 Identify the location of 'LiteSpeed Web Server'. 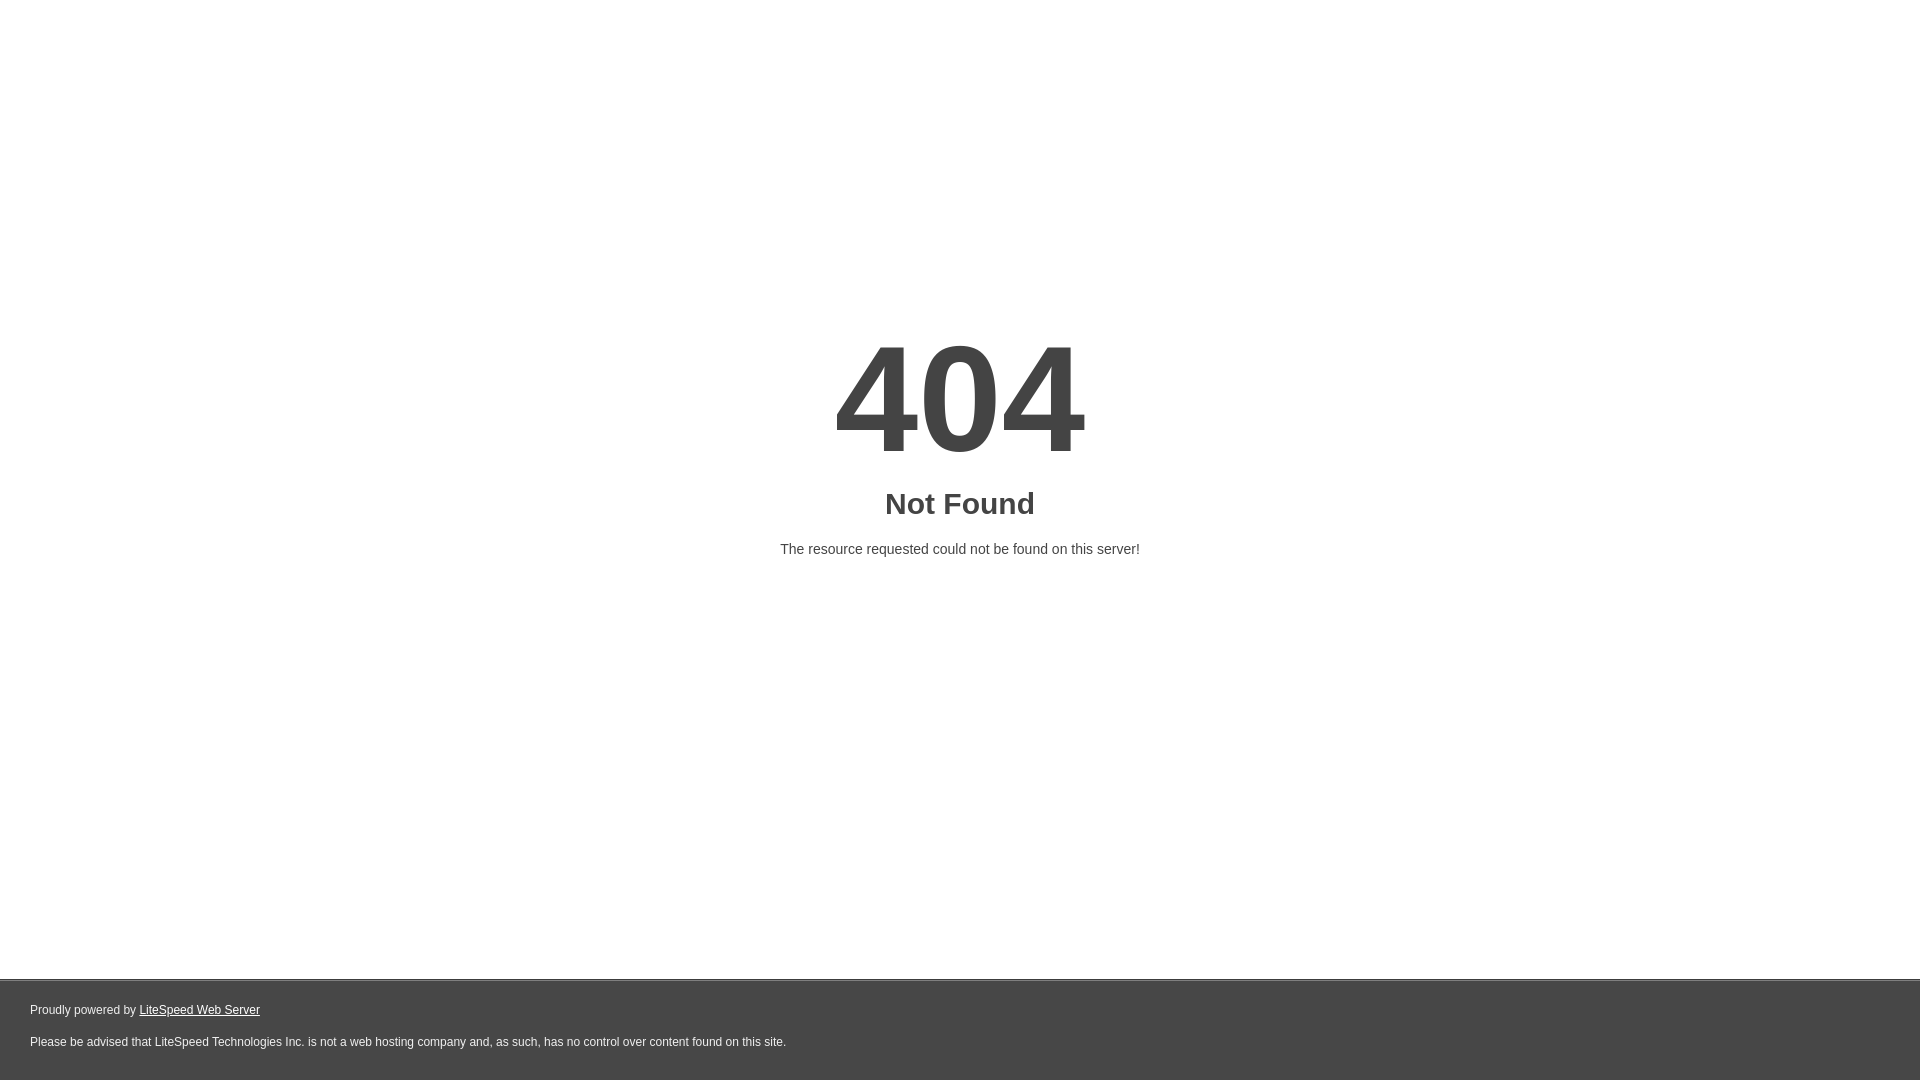
(199, 1010).